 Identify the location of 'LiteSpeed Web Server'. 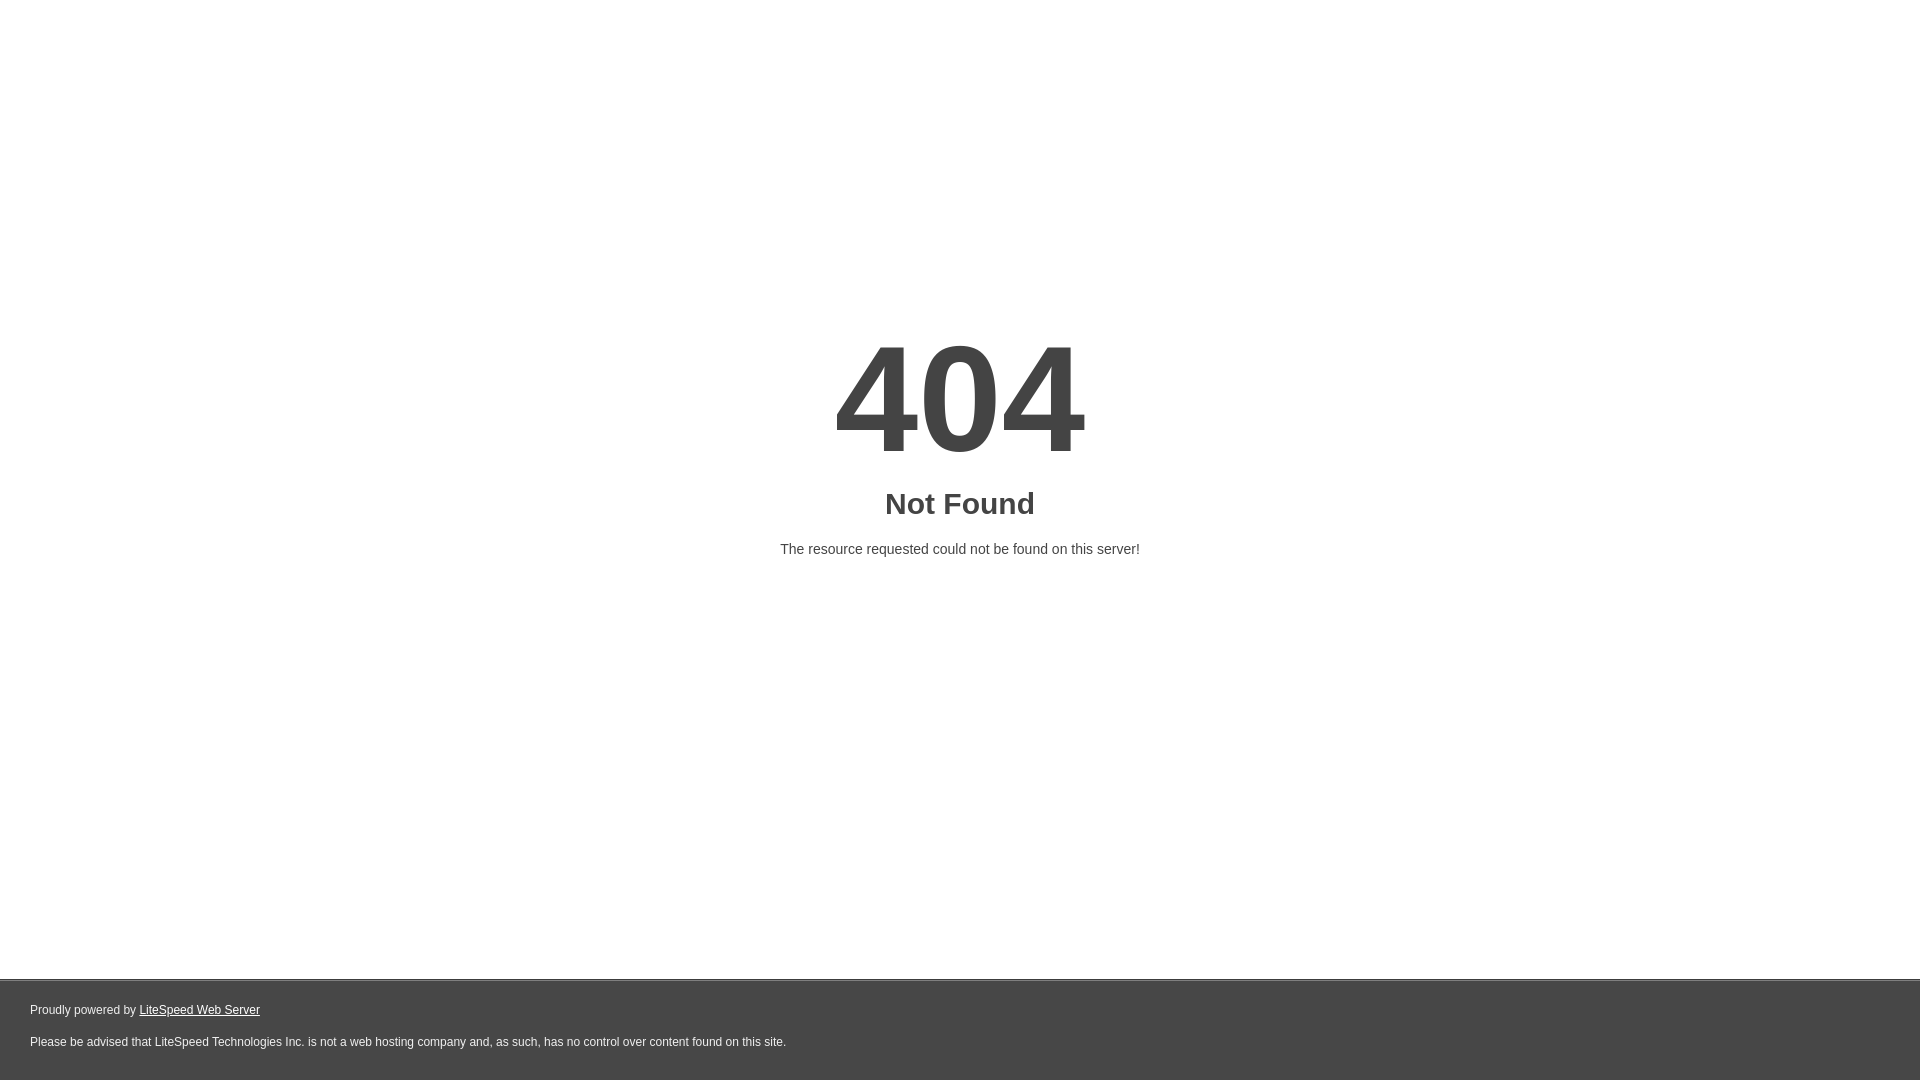
(199, 1010).